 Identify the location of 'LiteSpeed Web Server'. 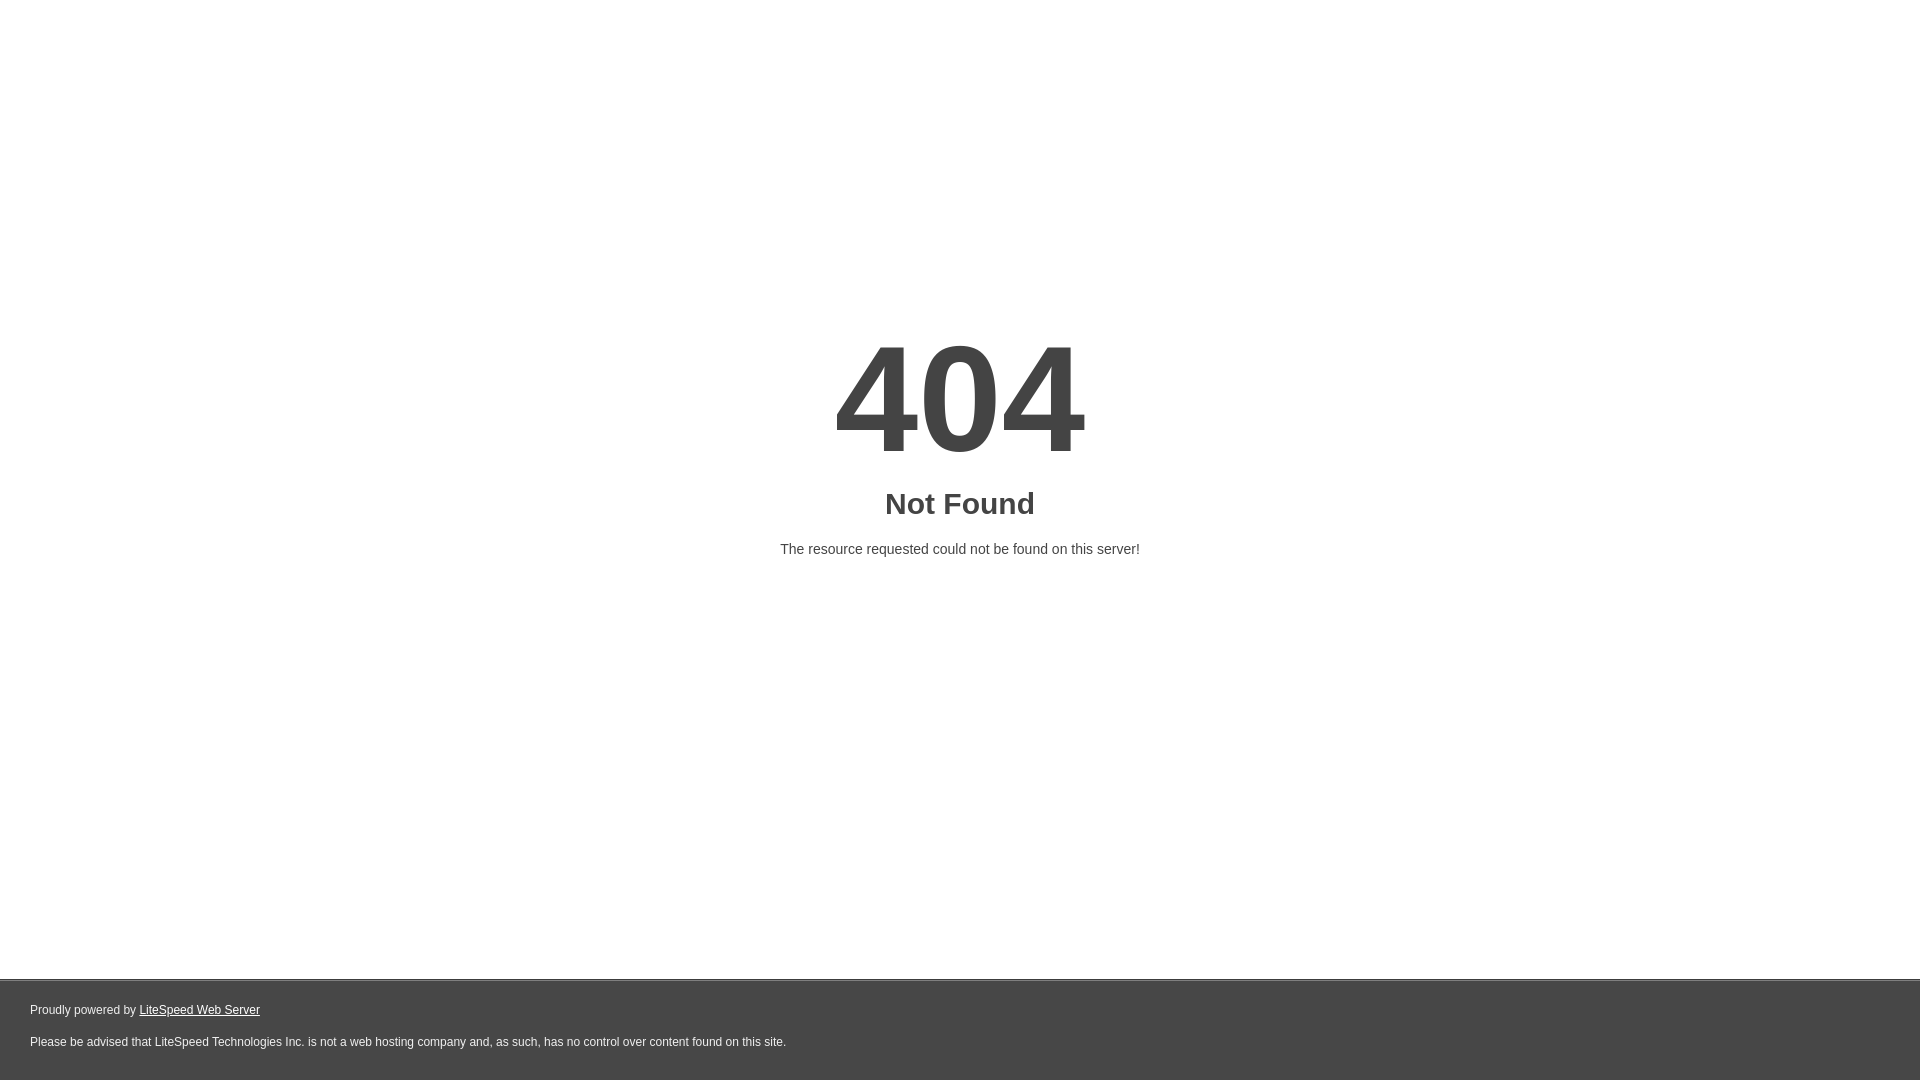
(199, 1010).